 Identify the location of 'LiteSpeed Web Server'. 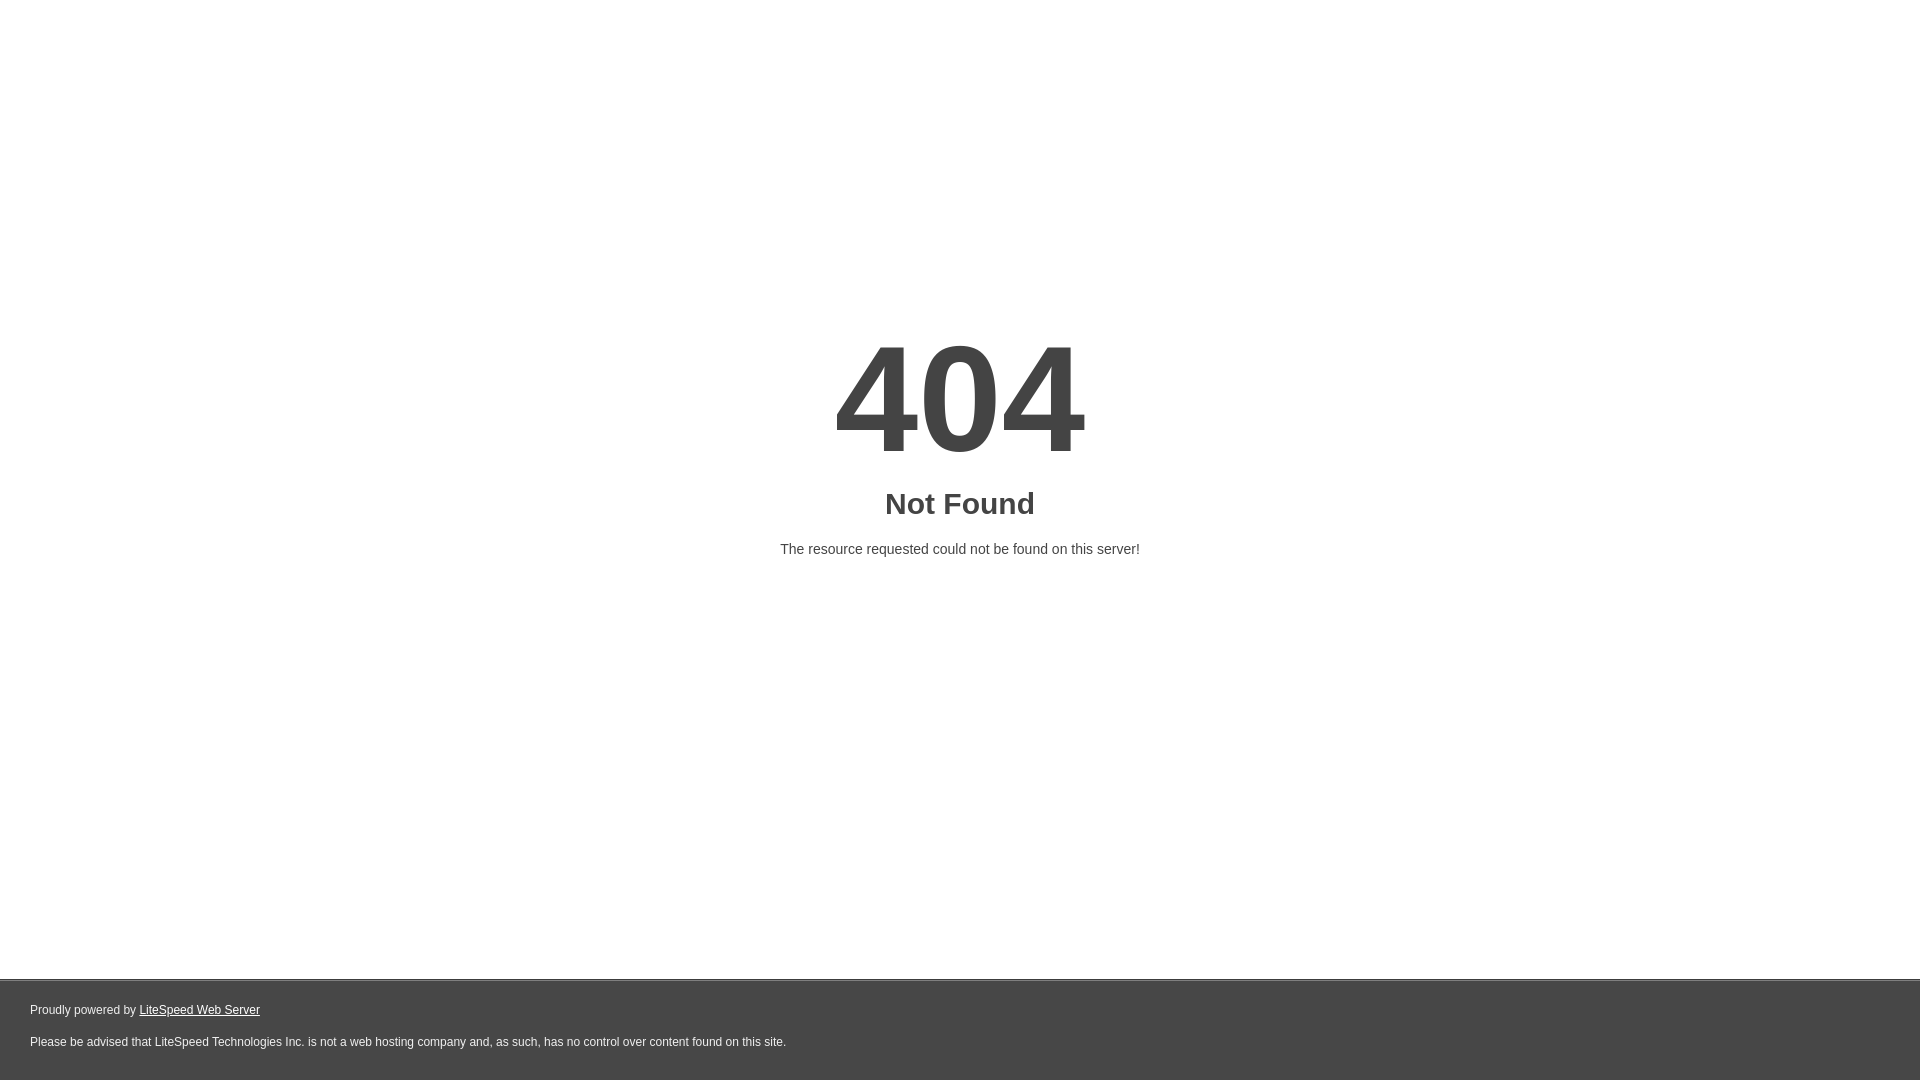
(199, 1010).